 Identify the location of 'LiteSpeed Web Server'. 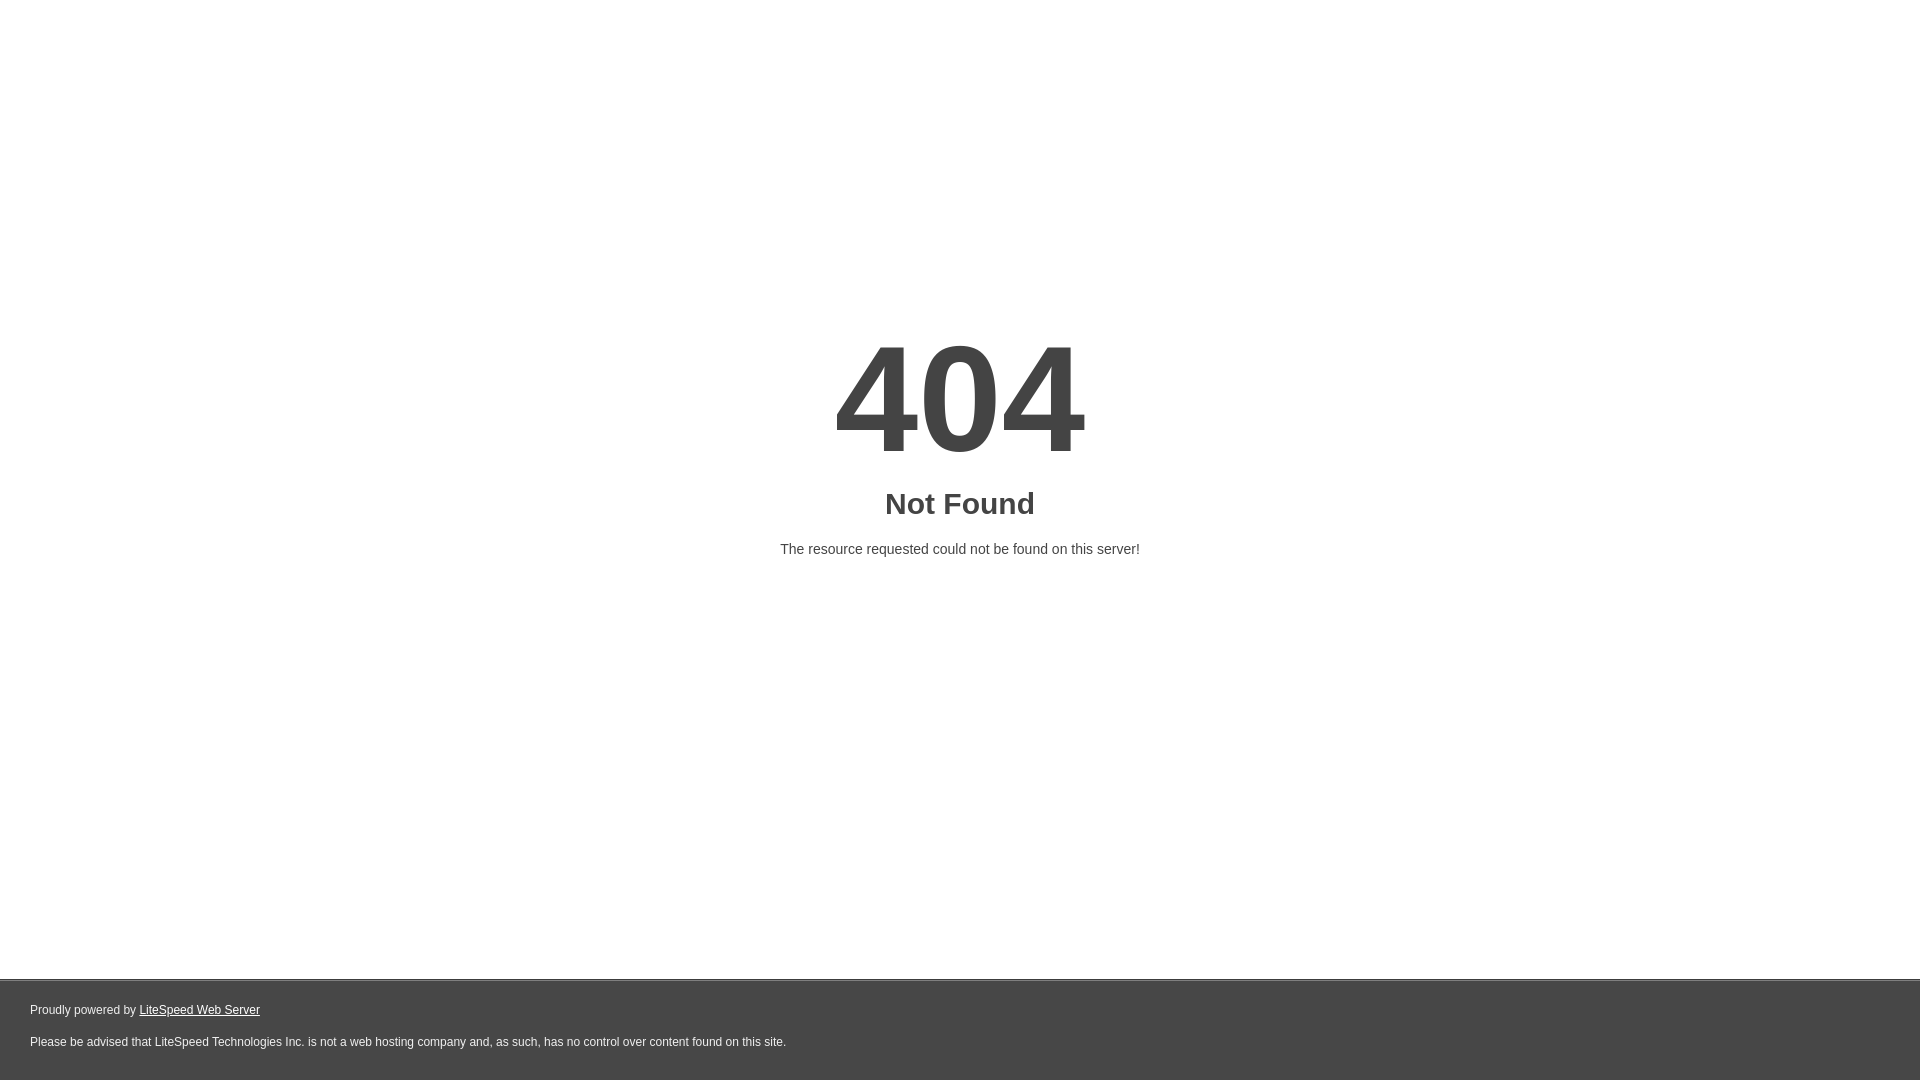
(199, 1010).